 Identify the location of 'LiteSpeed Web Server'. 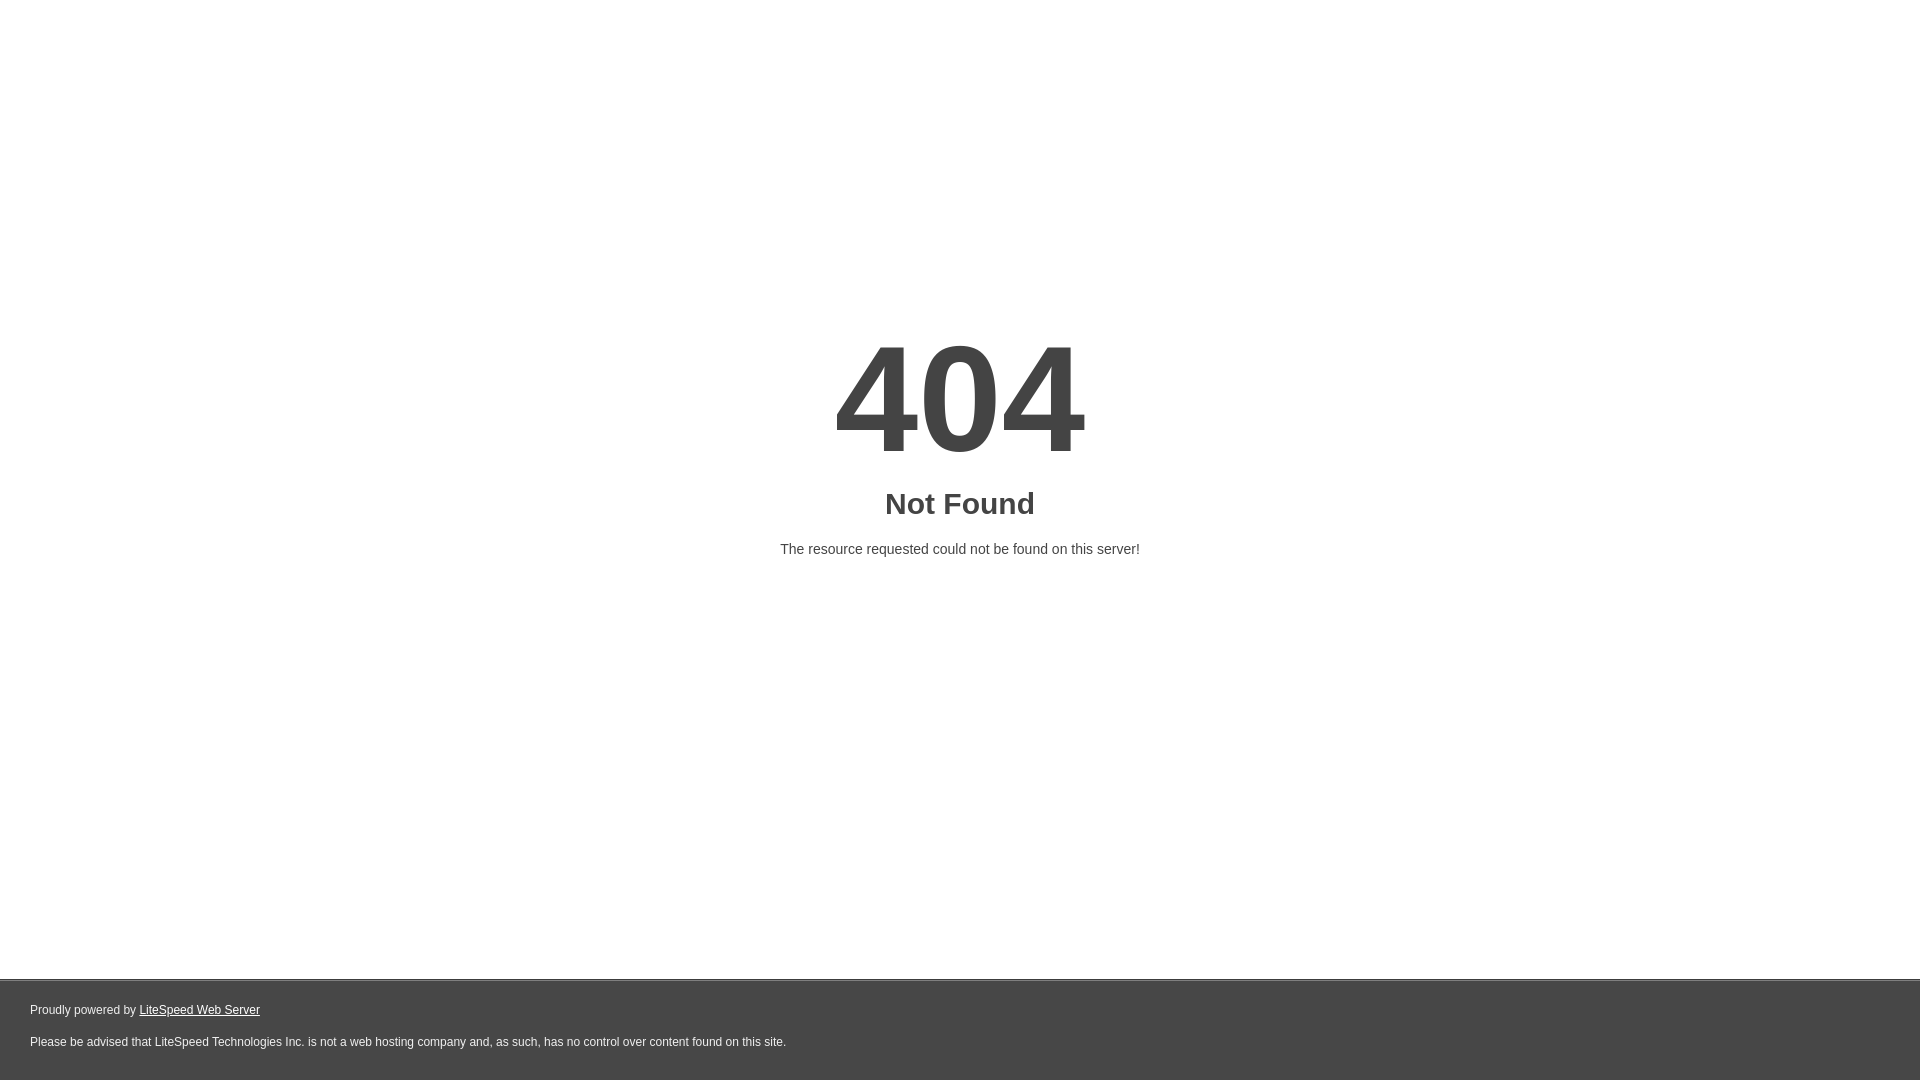
(199, 1010).